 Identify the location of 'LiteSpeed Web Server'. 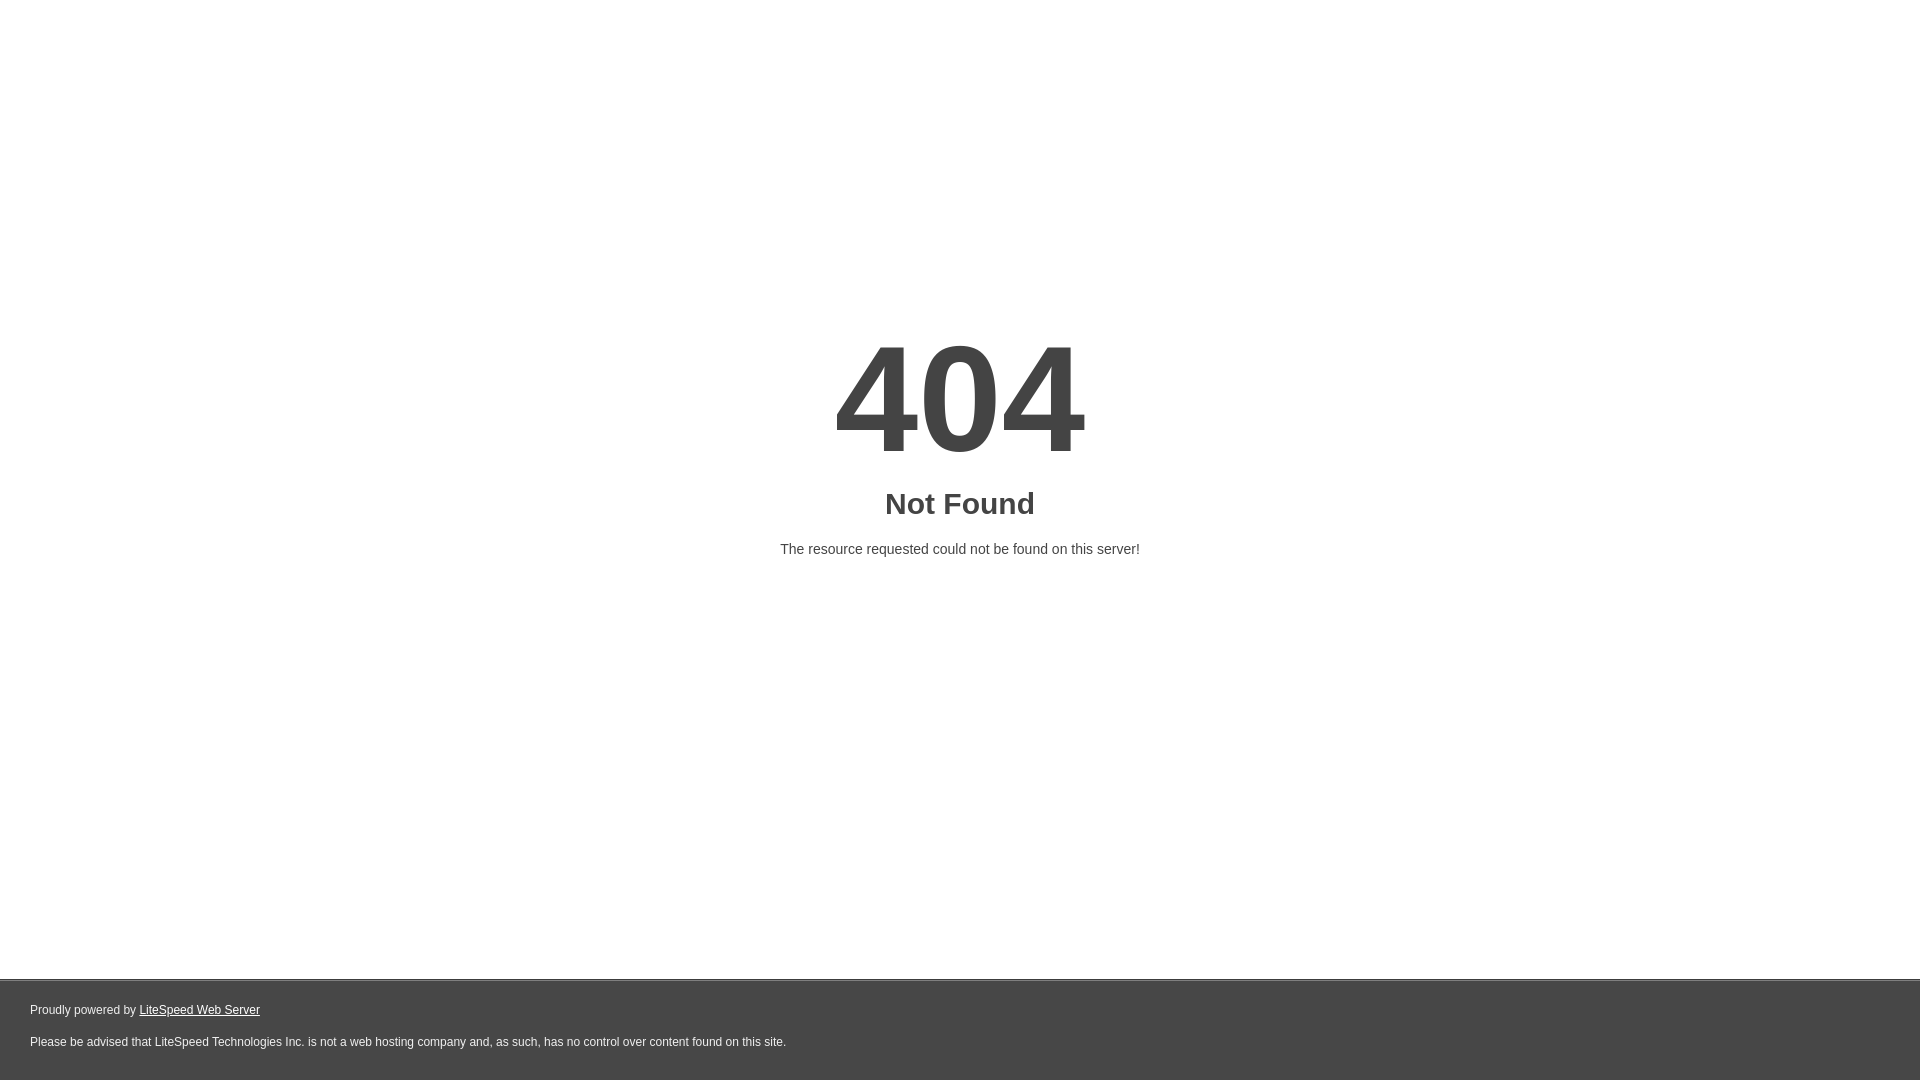
(199, 1010).